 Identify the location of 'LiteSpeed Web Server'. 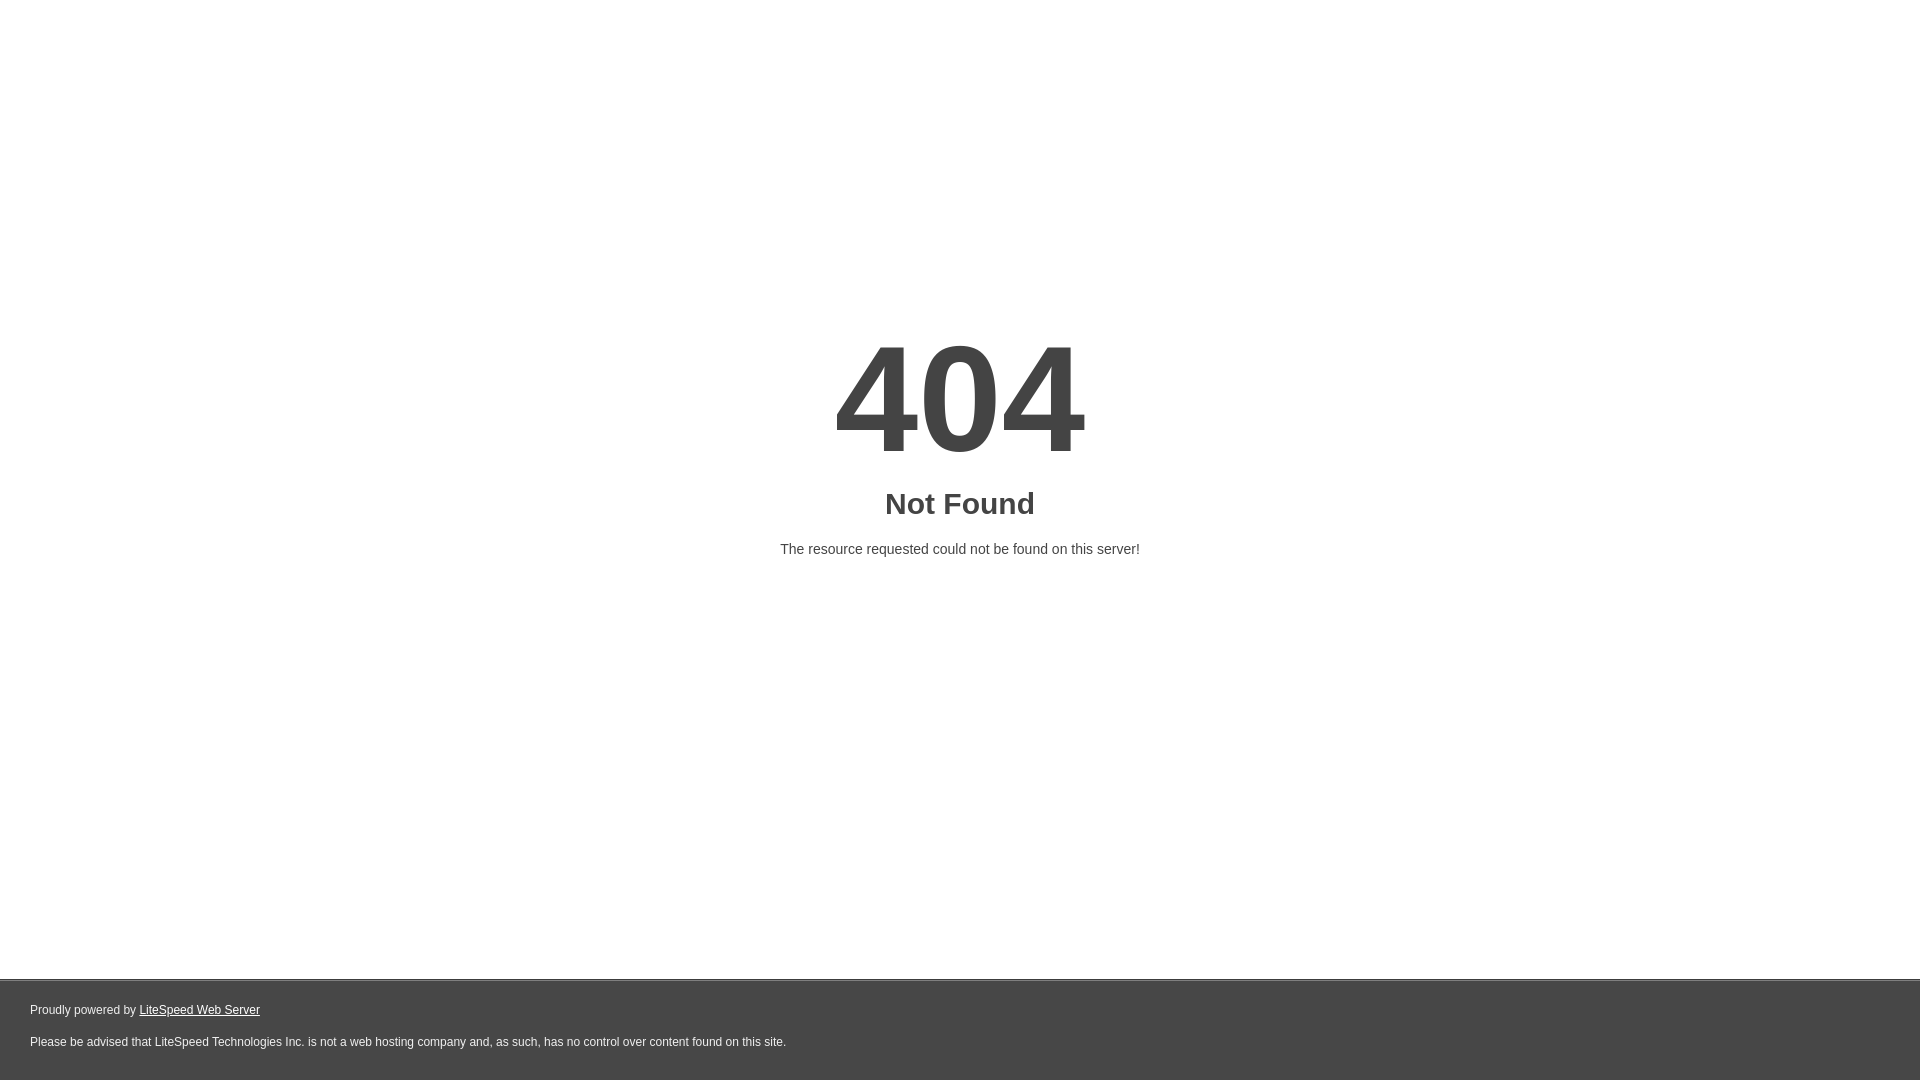
(199, 1010).